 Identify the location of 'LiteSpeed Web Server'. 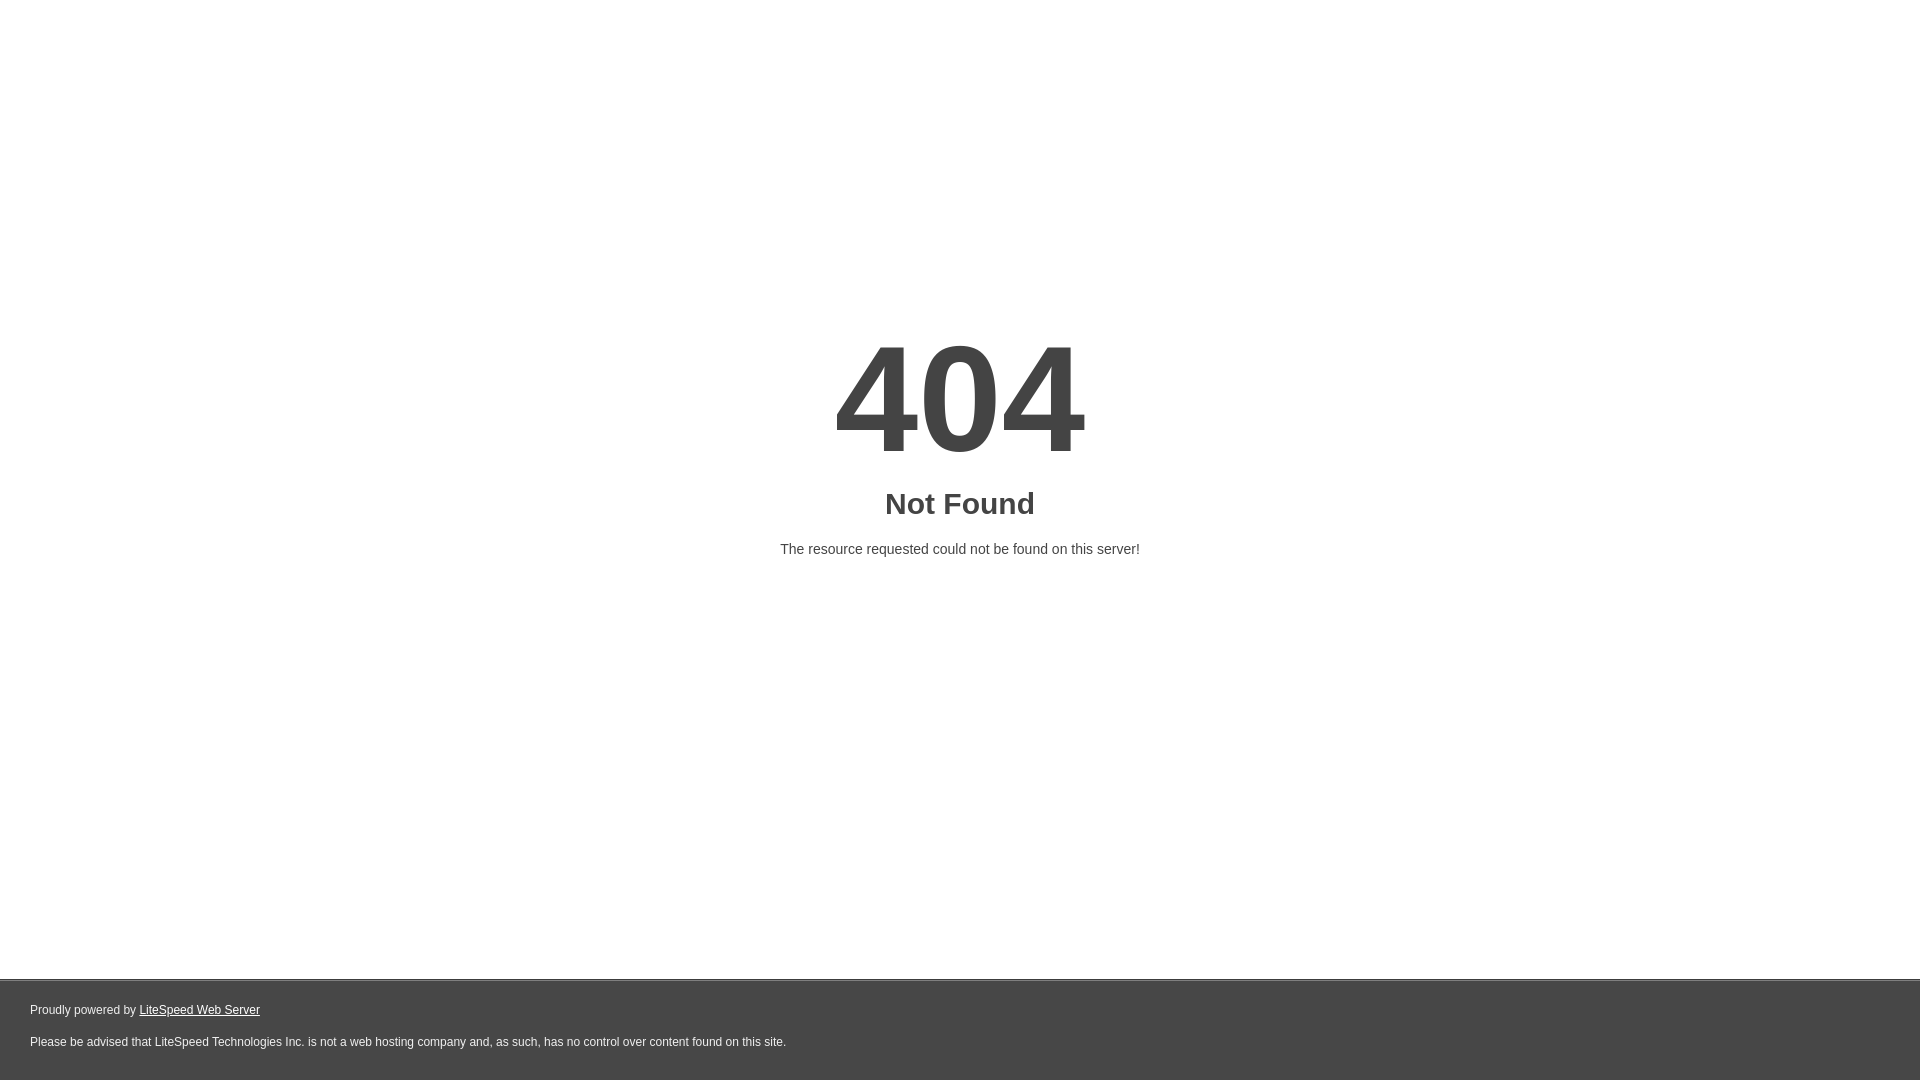
(199, 1010).